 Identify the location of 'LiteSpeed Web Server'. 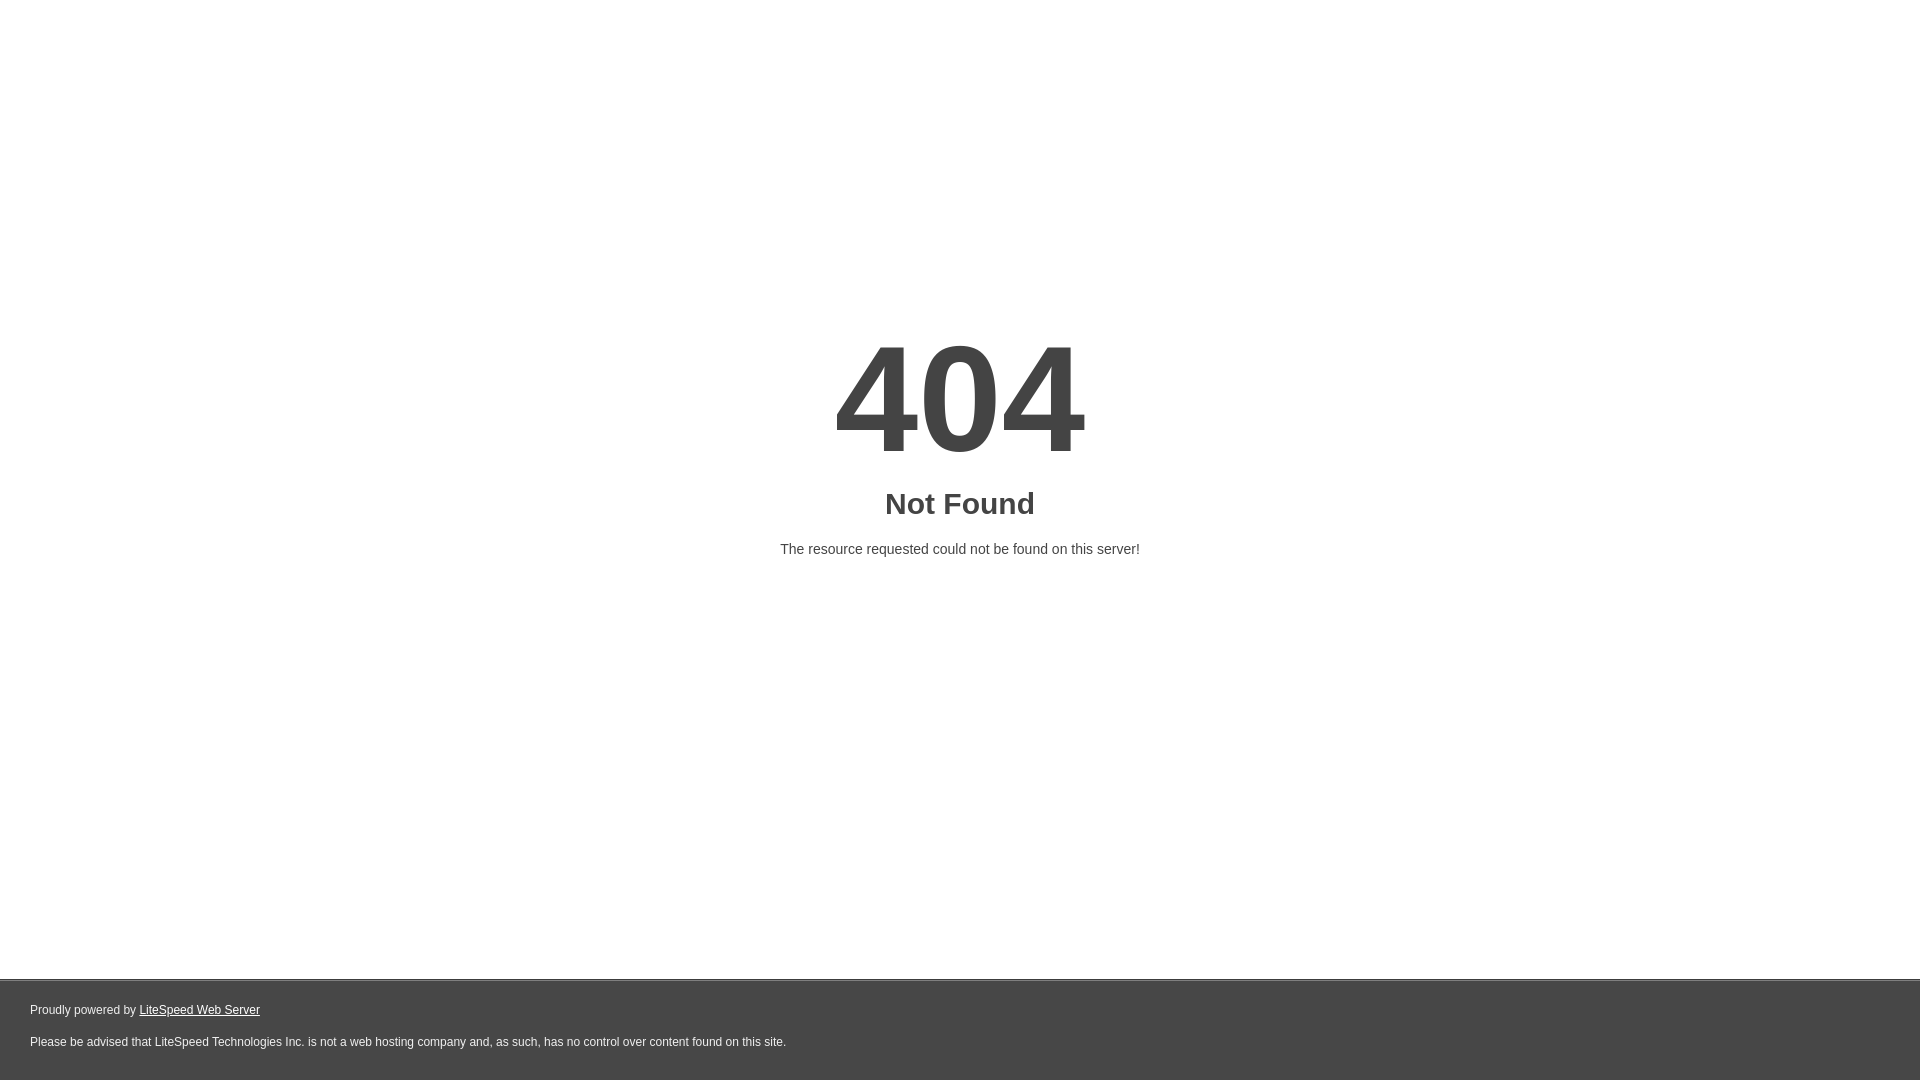
(199, 1010).